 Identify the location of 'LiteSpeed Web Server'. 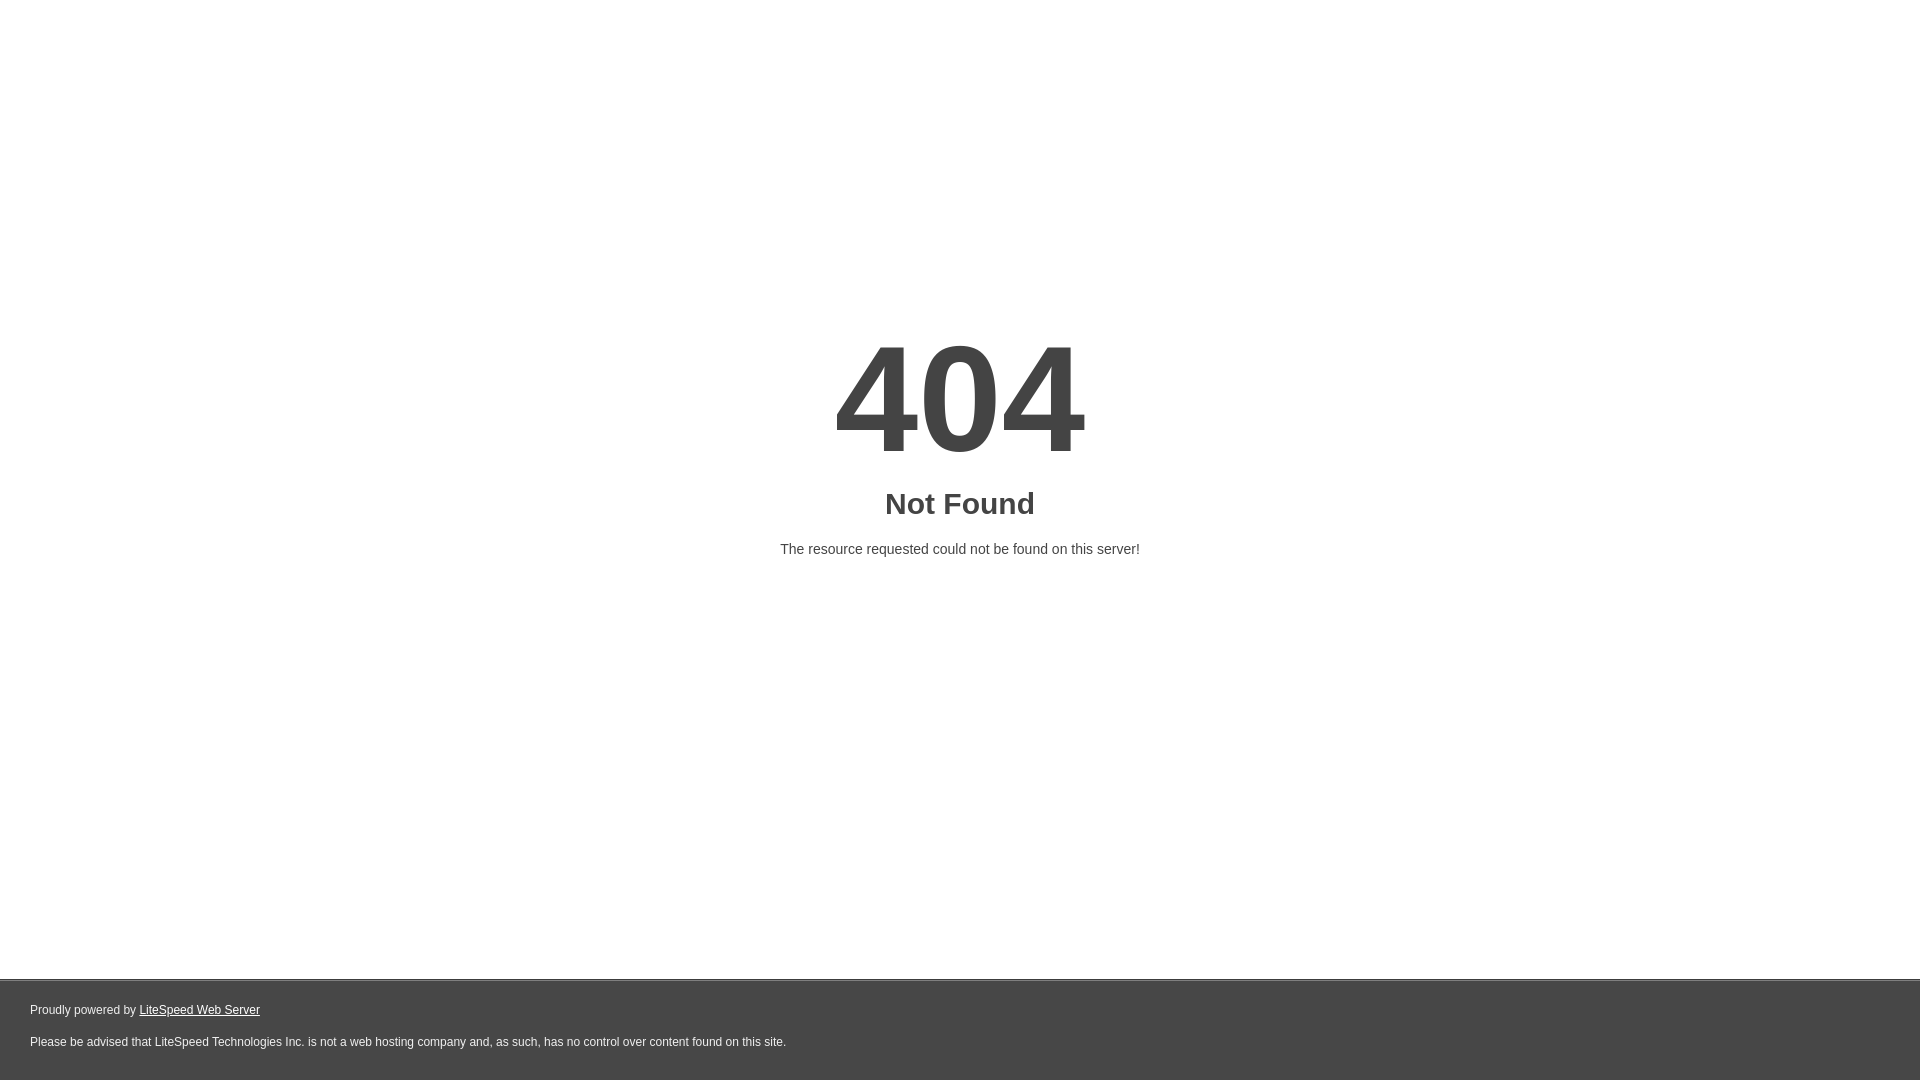
(199, 1010).